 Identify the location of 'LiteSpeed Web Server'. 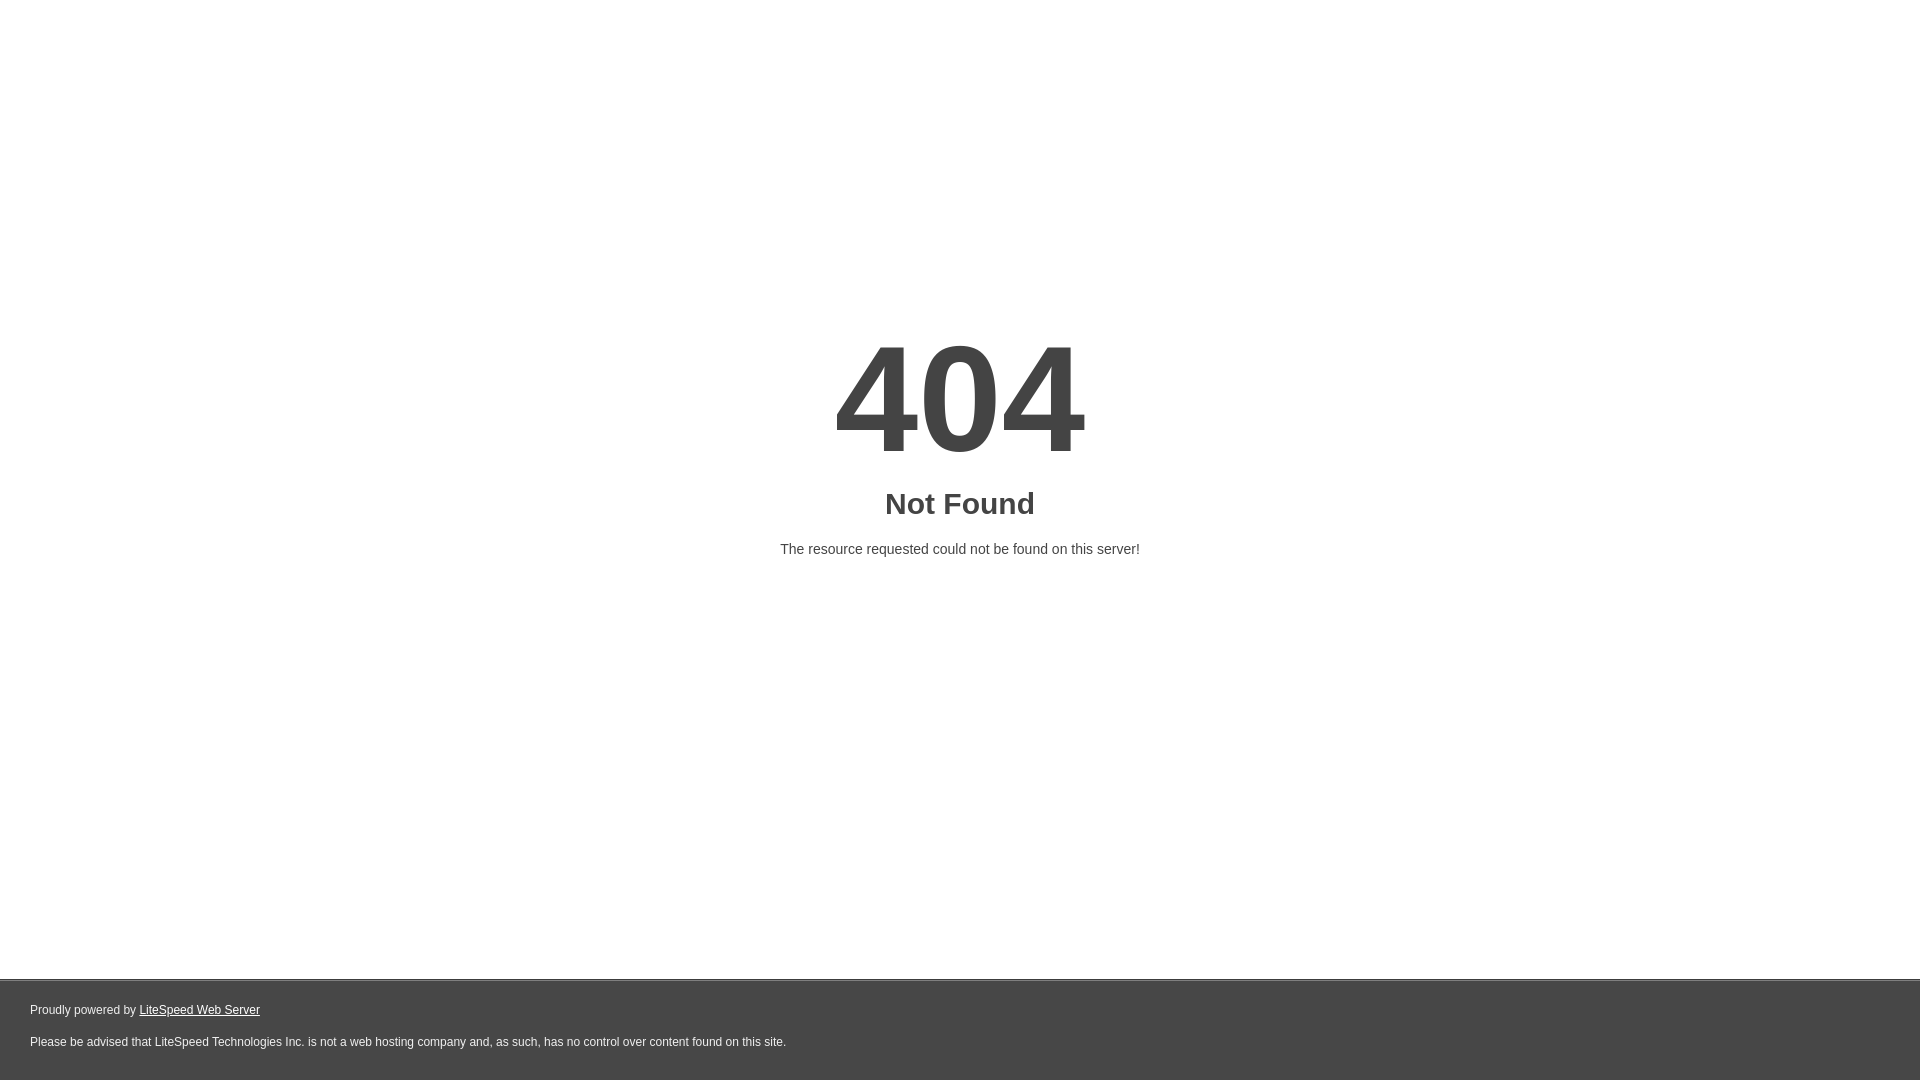
(199, 1010).